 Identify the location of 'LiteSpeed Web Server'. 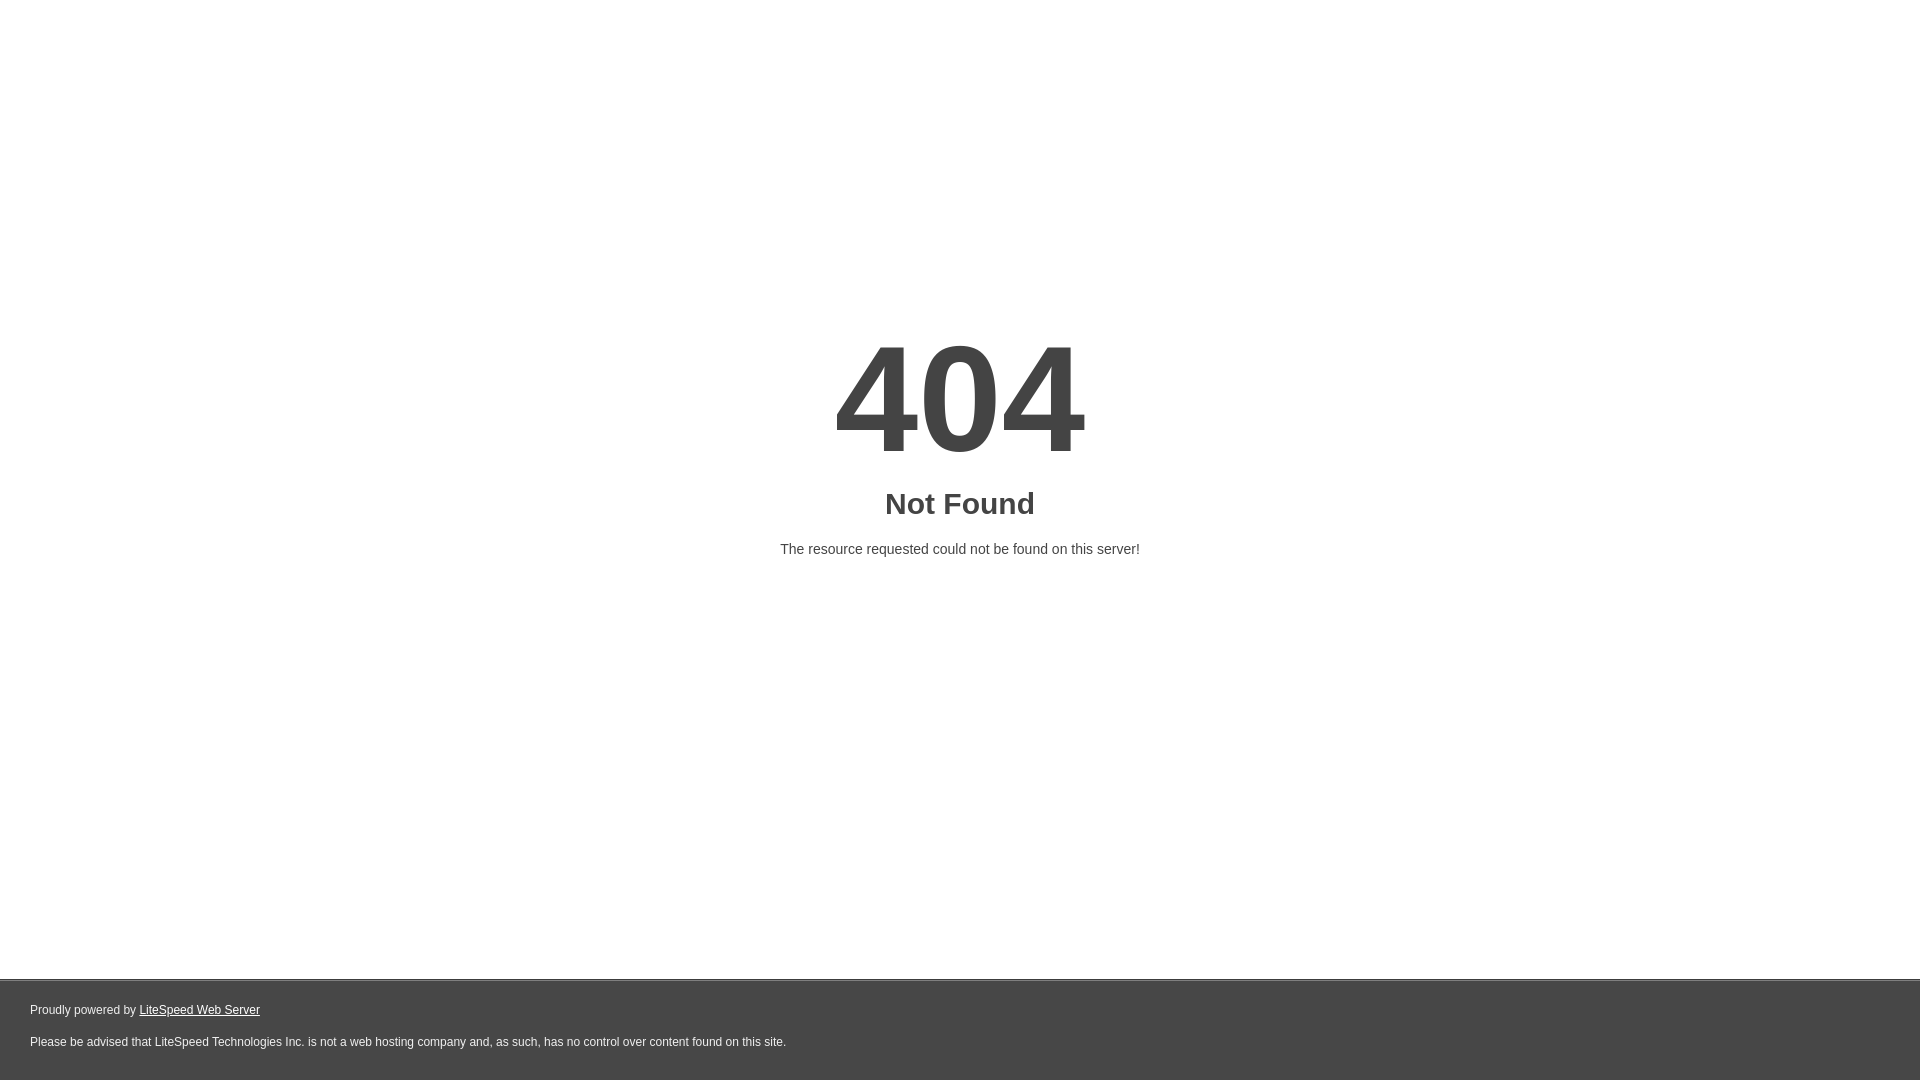
(199, 1010).